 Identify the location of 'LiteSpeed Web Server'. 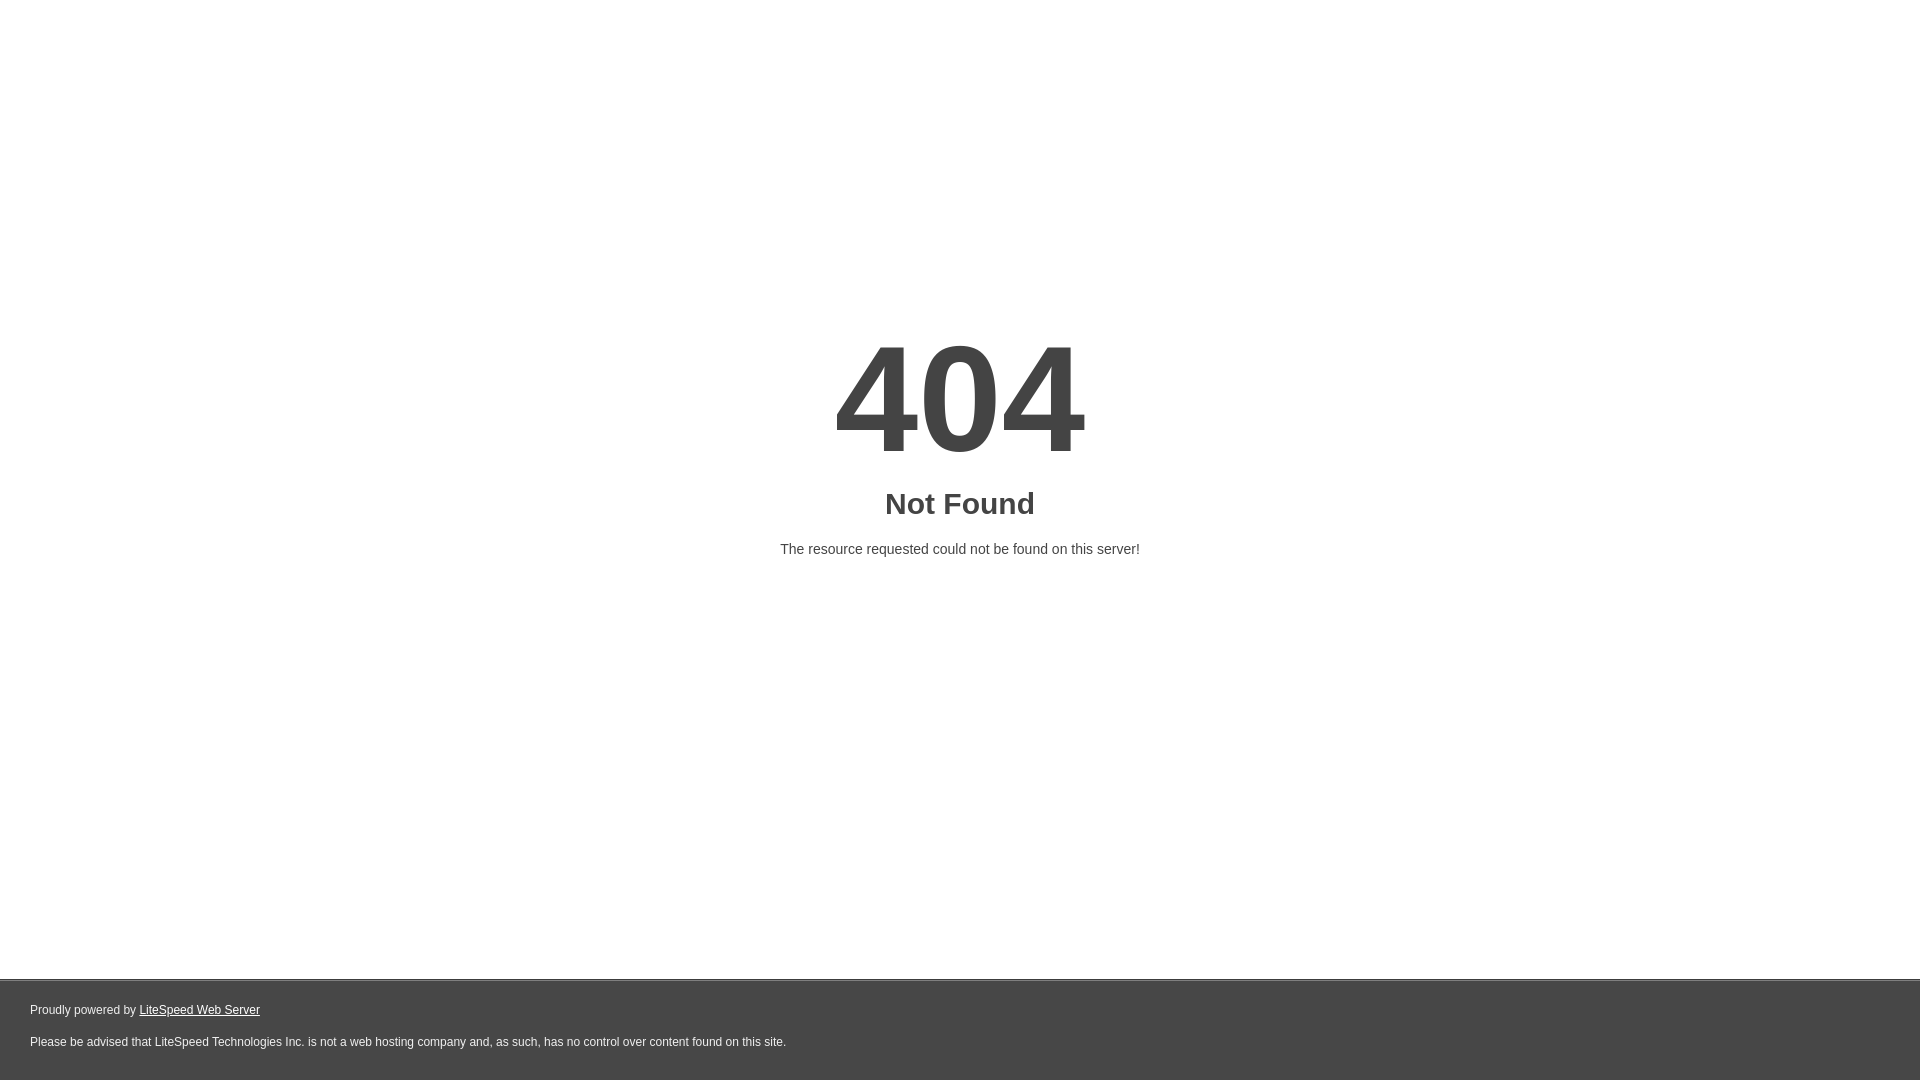
(199, 1010).